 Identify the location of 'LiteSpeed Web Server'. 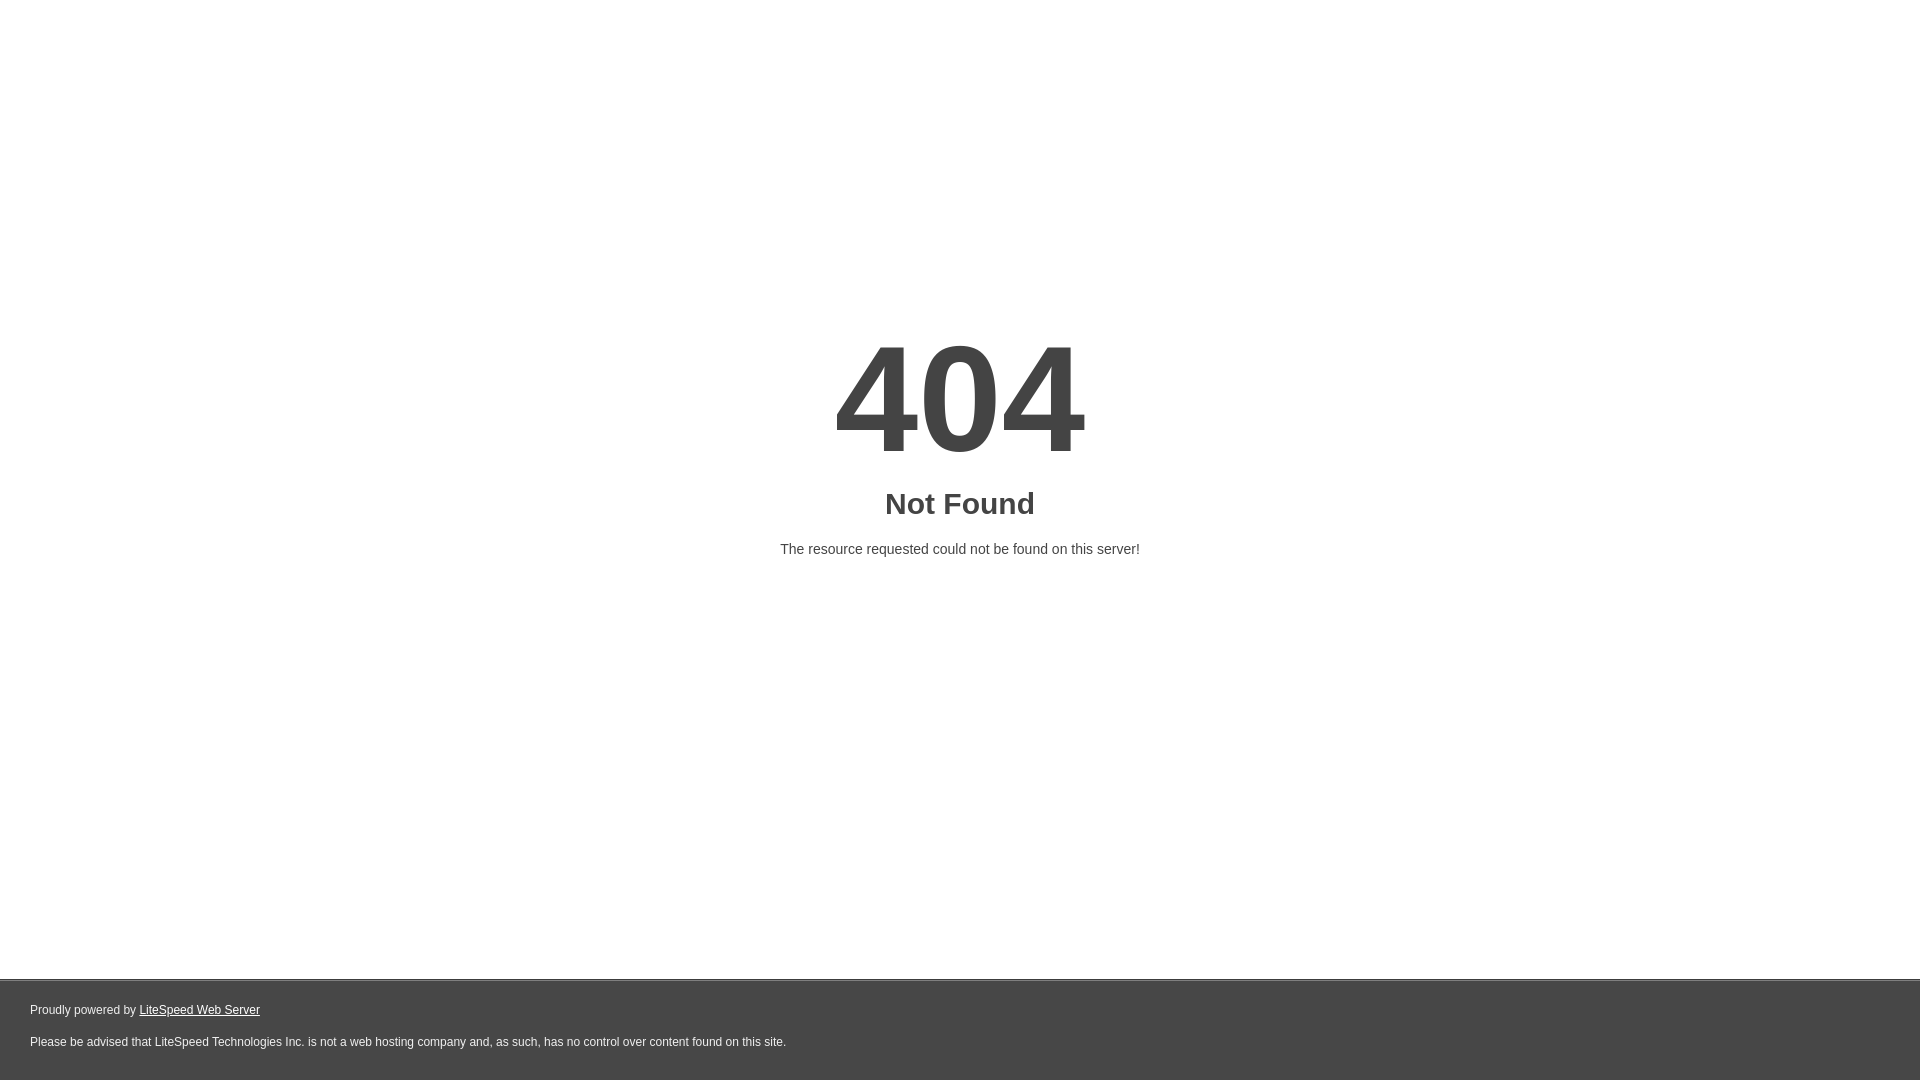
(199, 1010).